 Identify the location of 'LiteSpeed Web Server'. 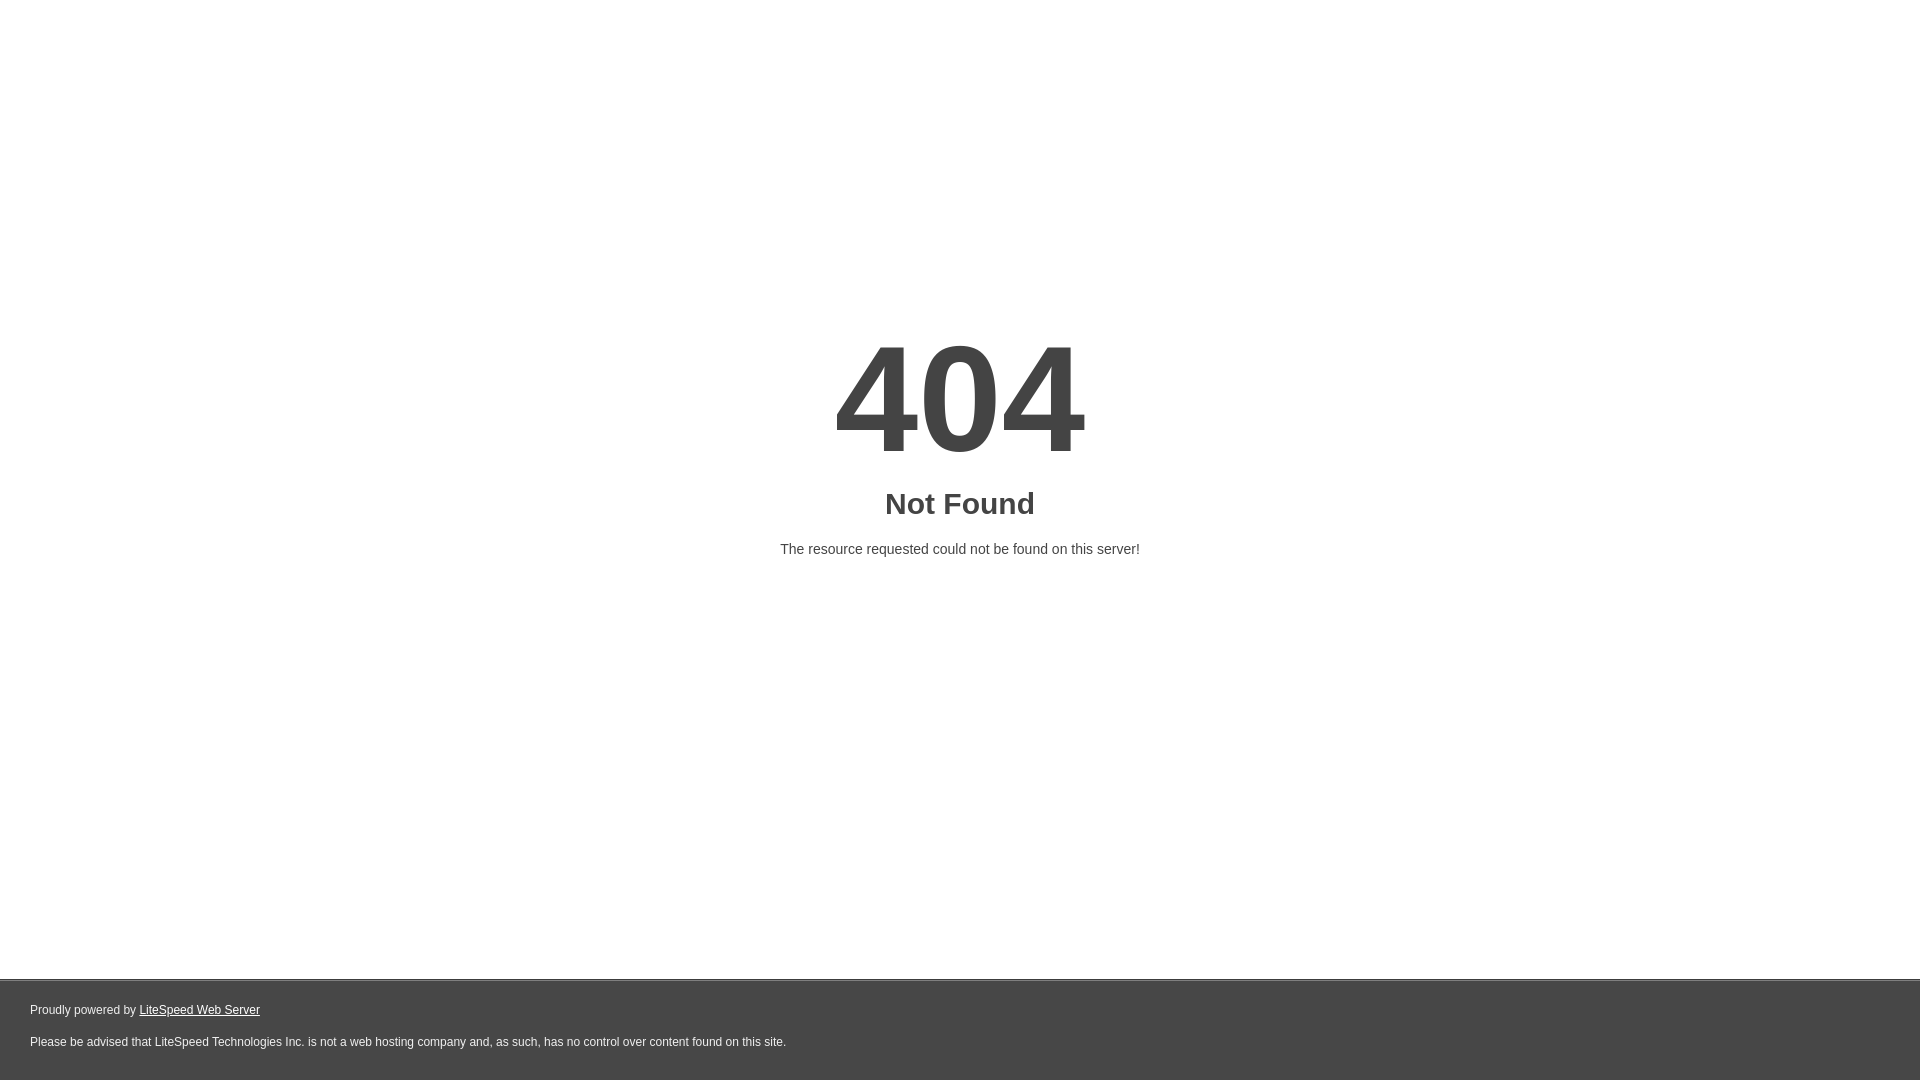
(199, 1010).